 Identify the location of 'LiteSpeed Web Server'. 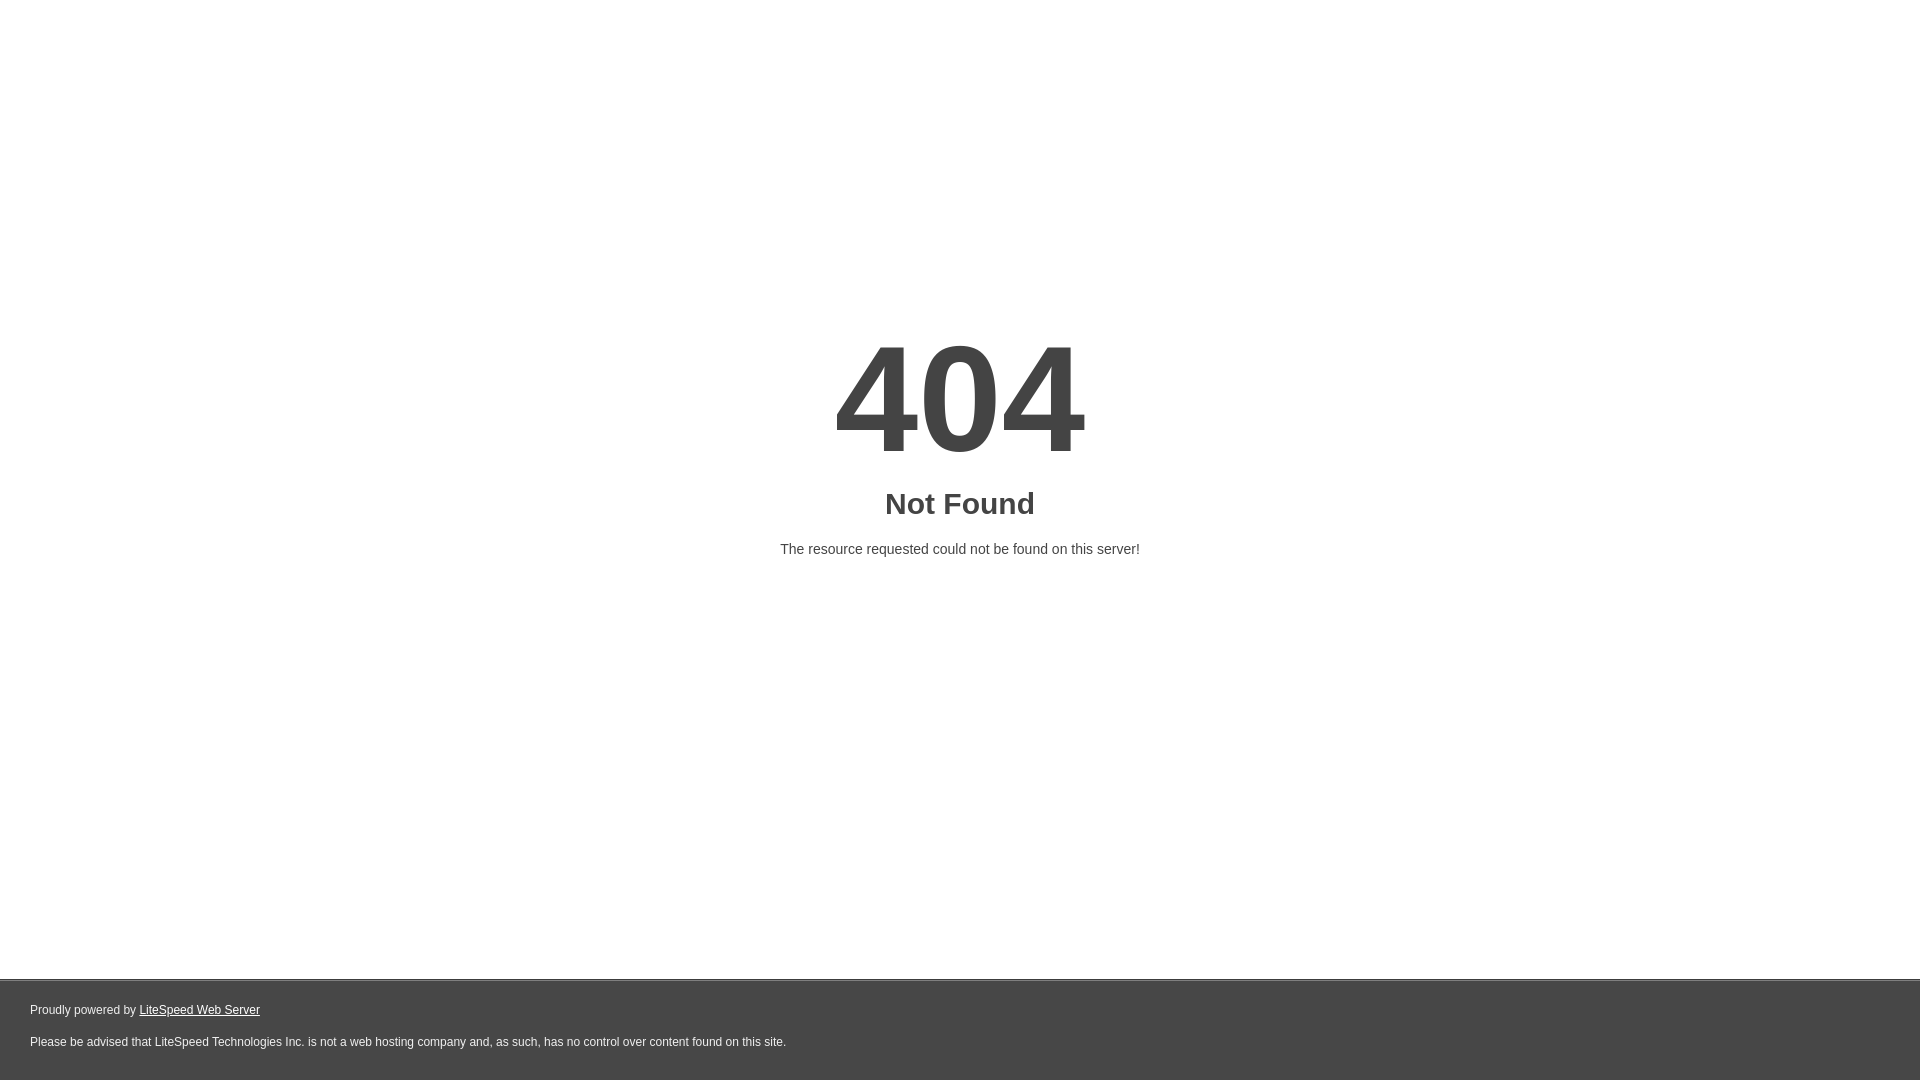
(199, 1010).